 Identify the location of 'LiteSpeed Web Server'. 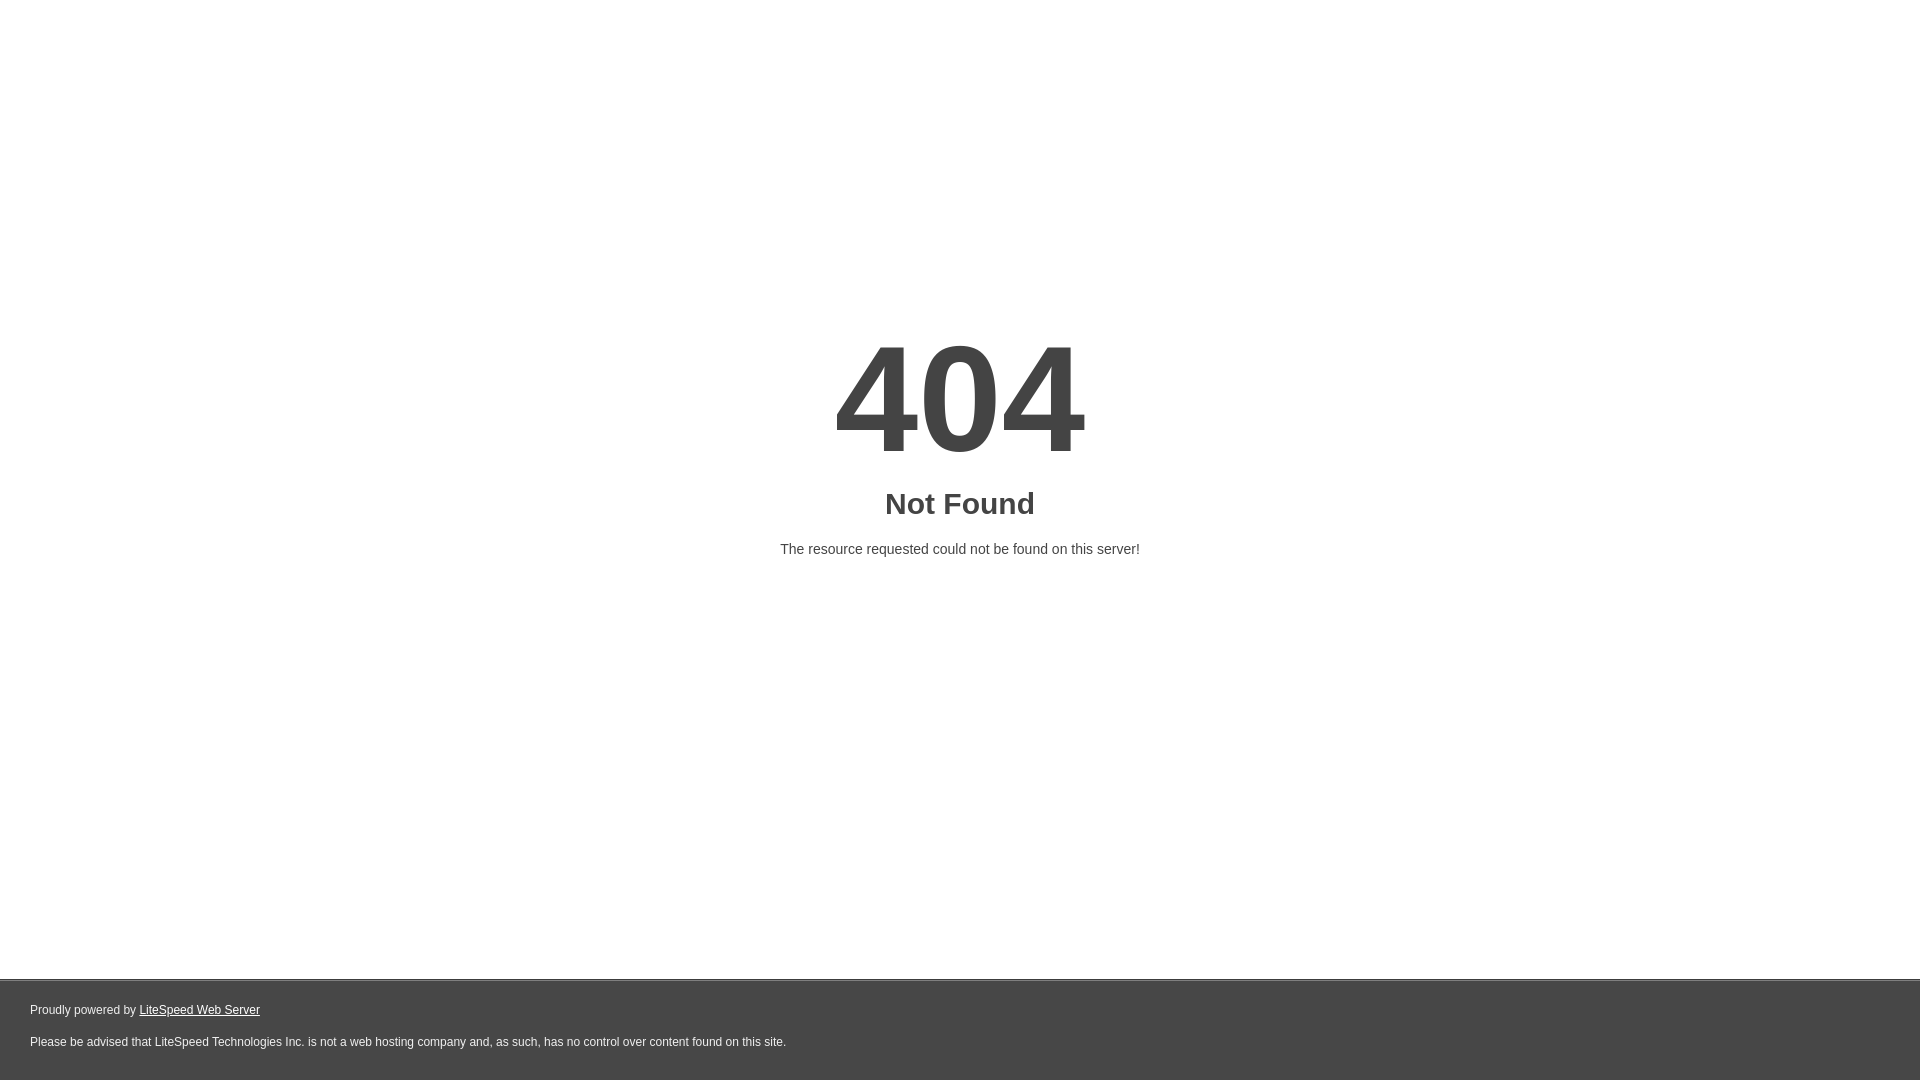
(199, 1010).